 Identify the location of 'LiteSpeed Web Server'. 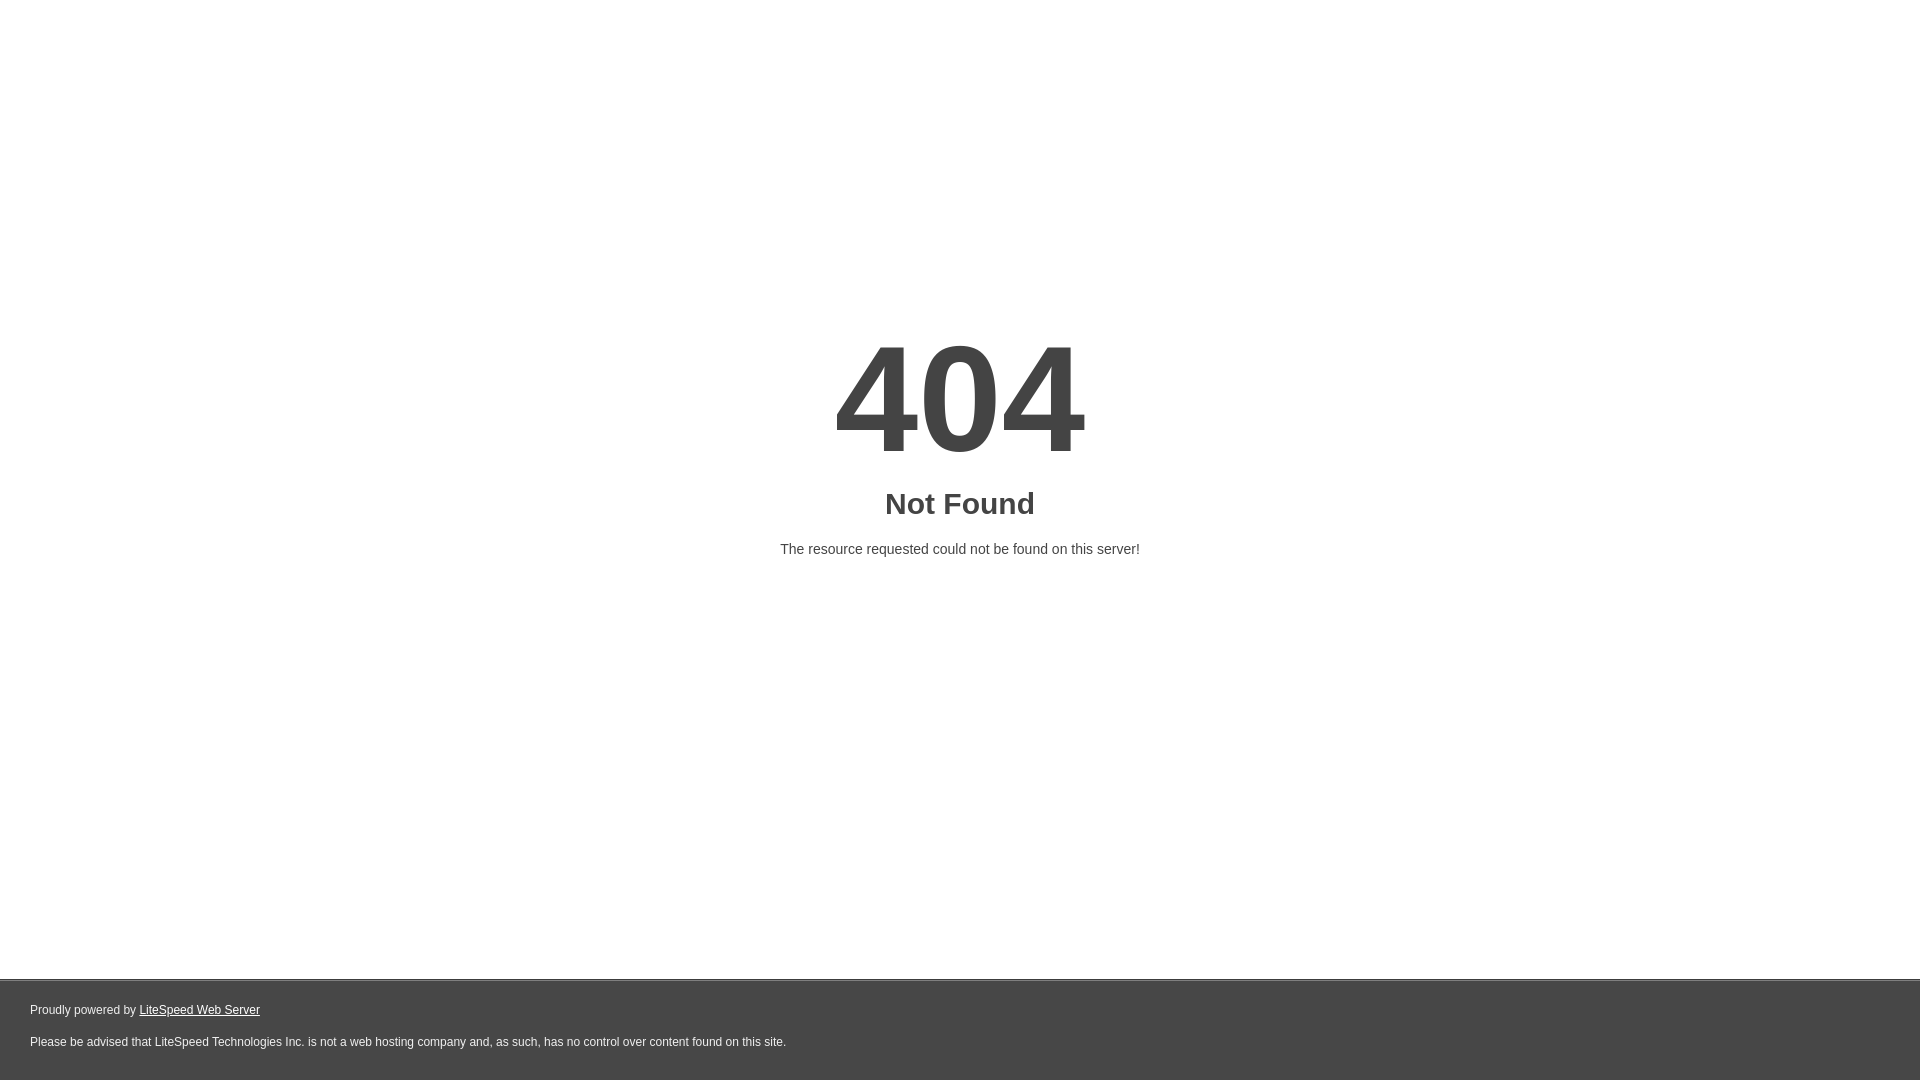
(199, 1010).